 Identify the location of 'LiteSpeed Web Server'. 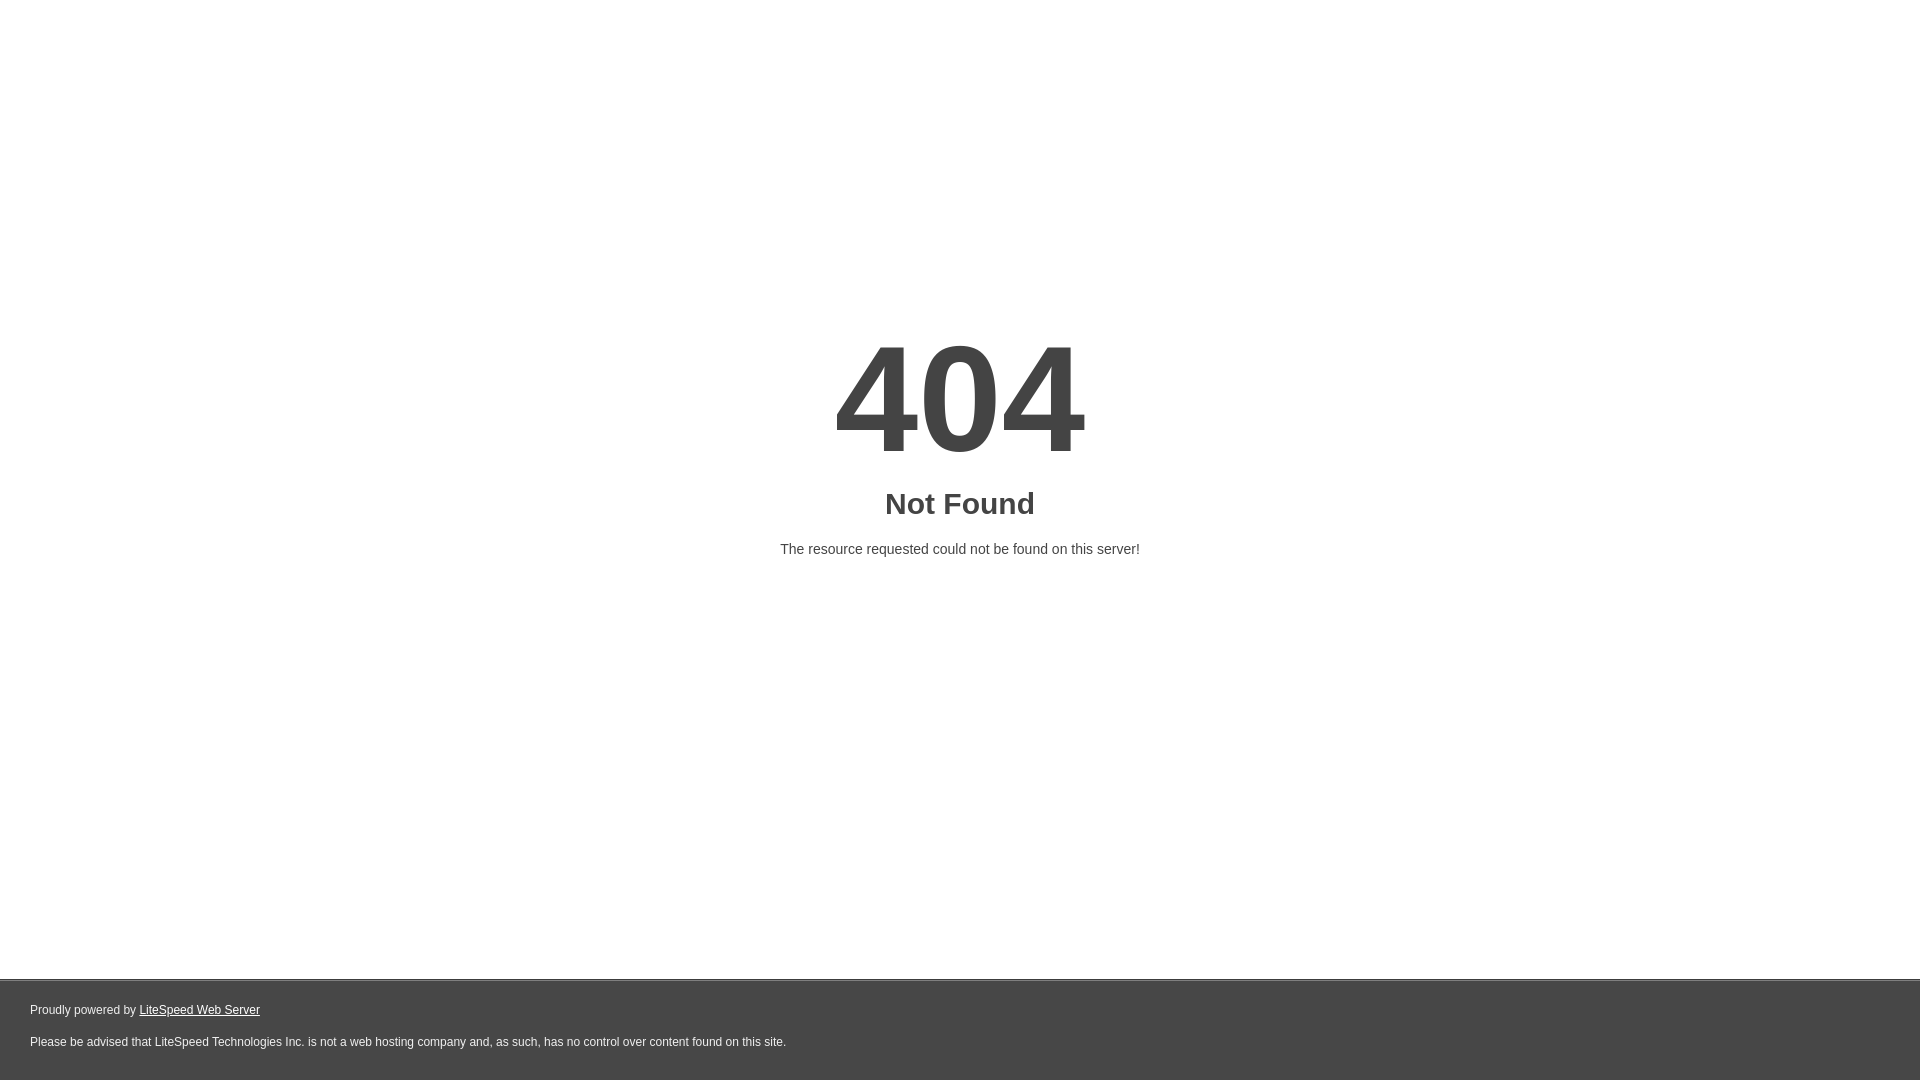
(199, 1010).